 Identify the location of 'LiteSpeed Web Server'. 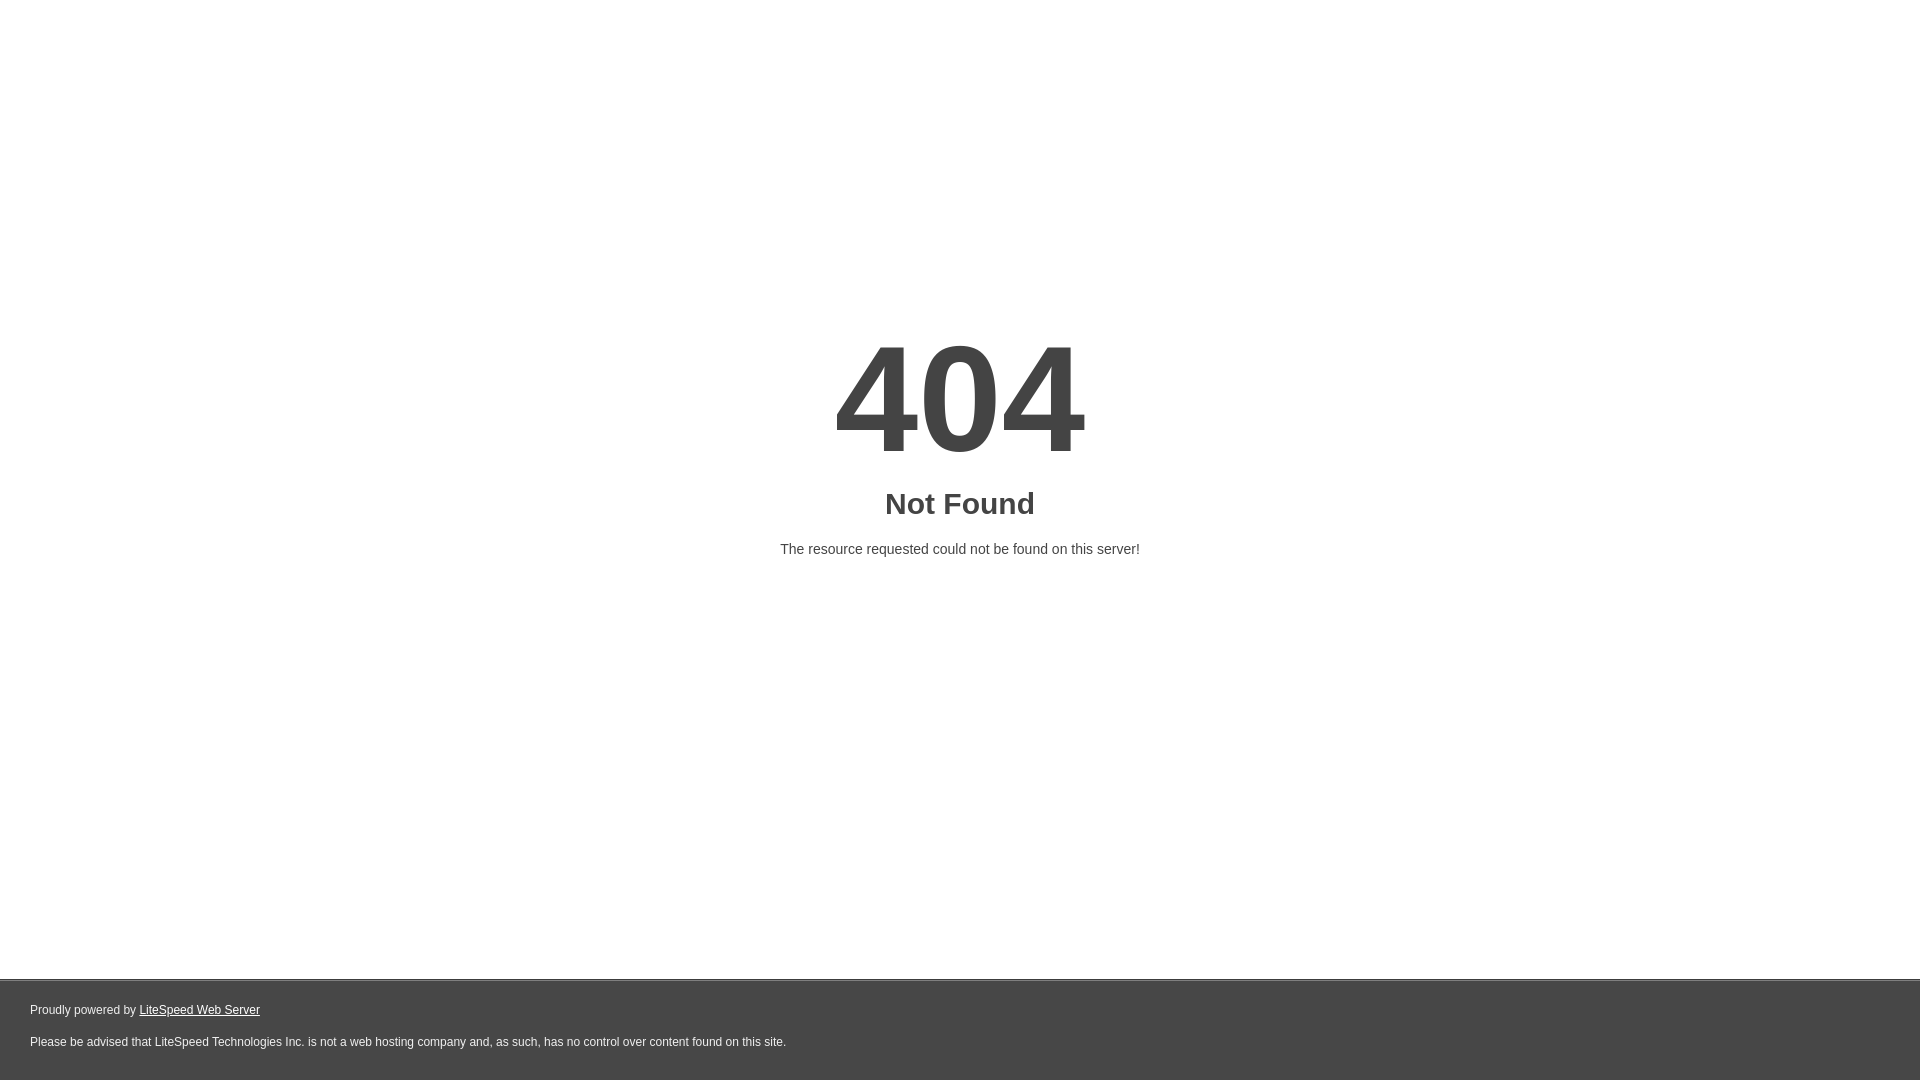
(199, 1010).